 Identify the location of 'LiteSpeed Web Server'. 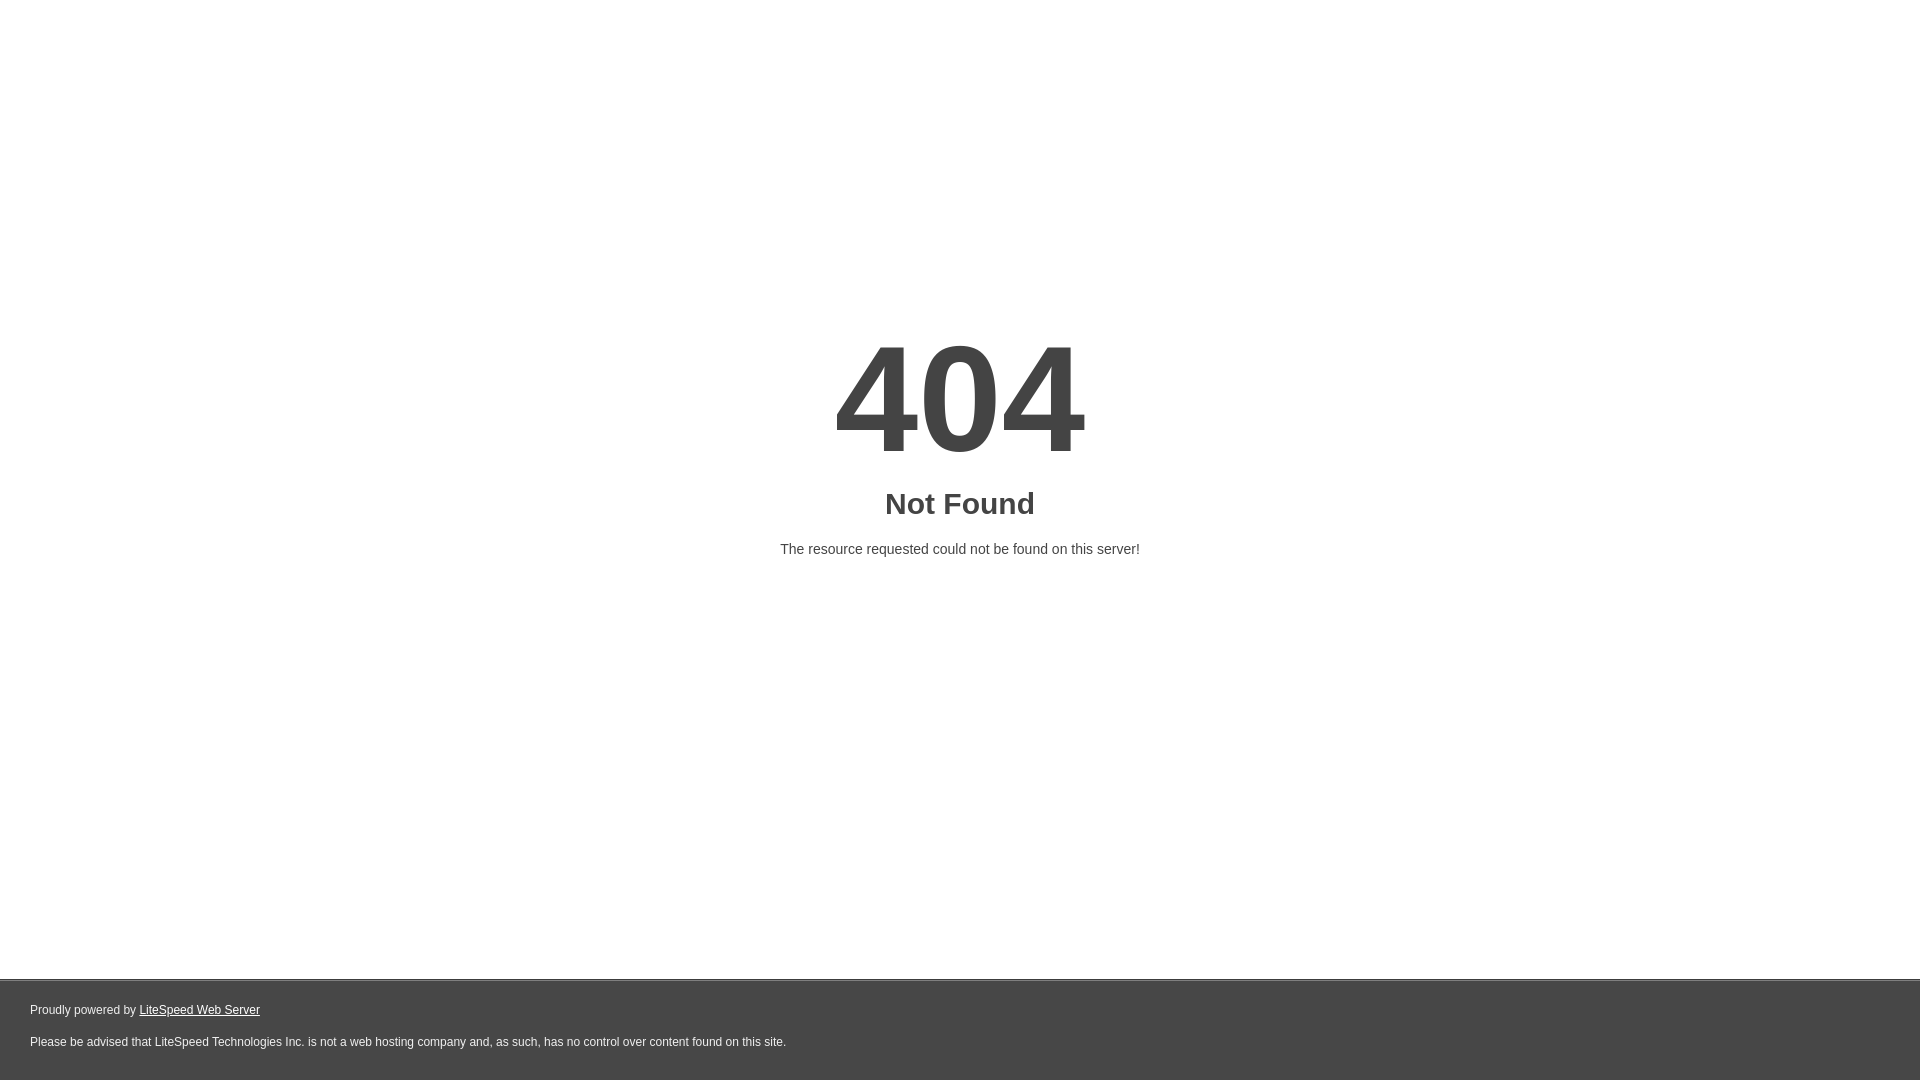
(199, 1010).